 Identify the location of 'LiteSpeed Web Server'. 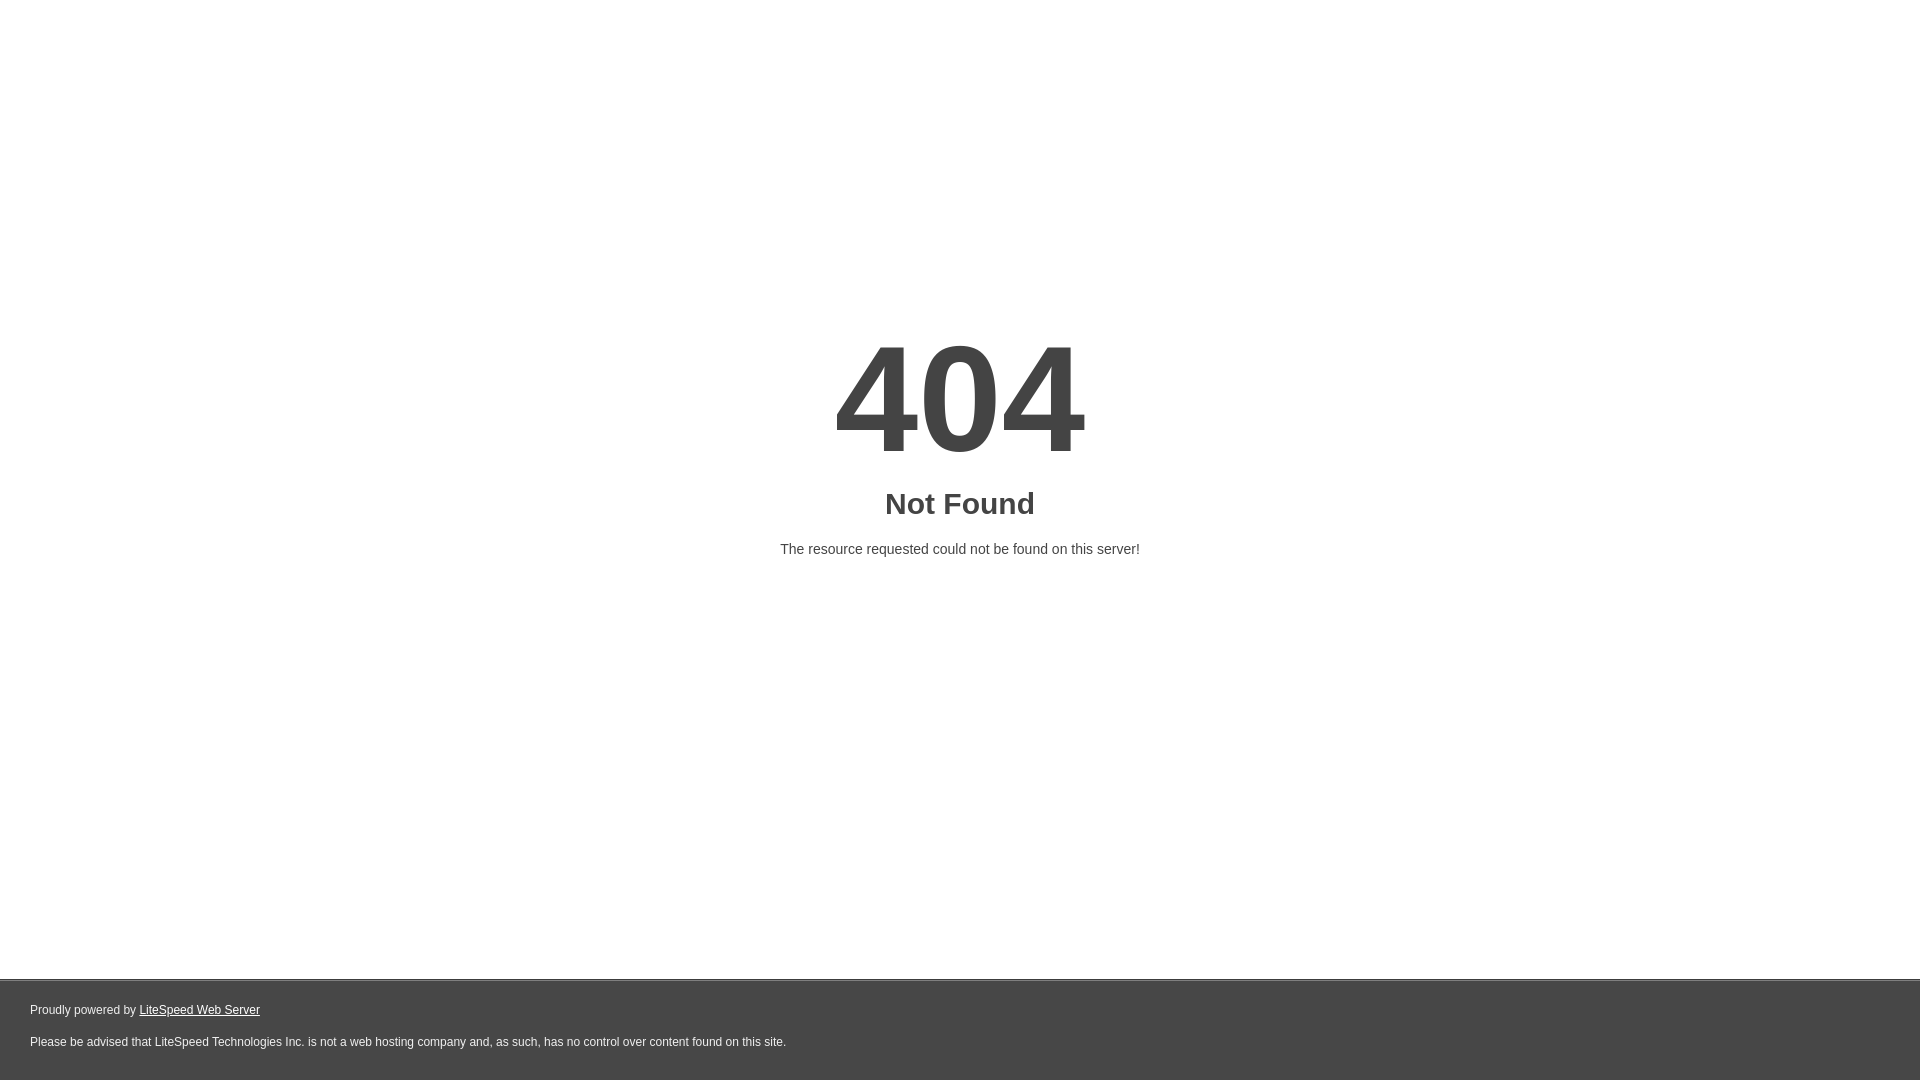
(199, 1010).